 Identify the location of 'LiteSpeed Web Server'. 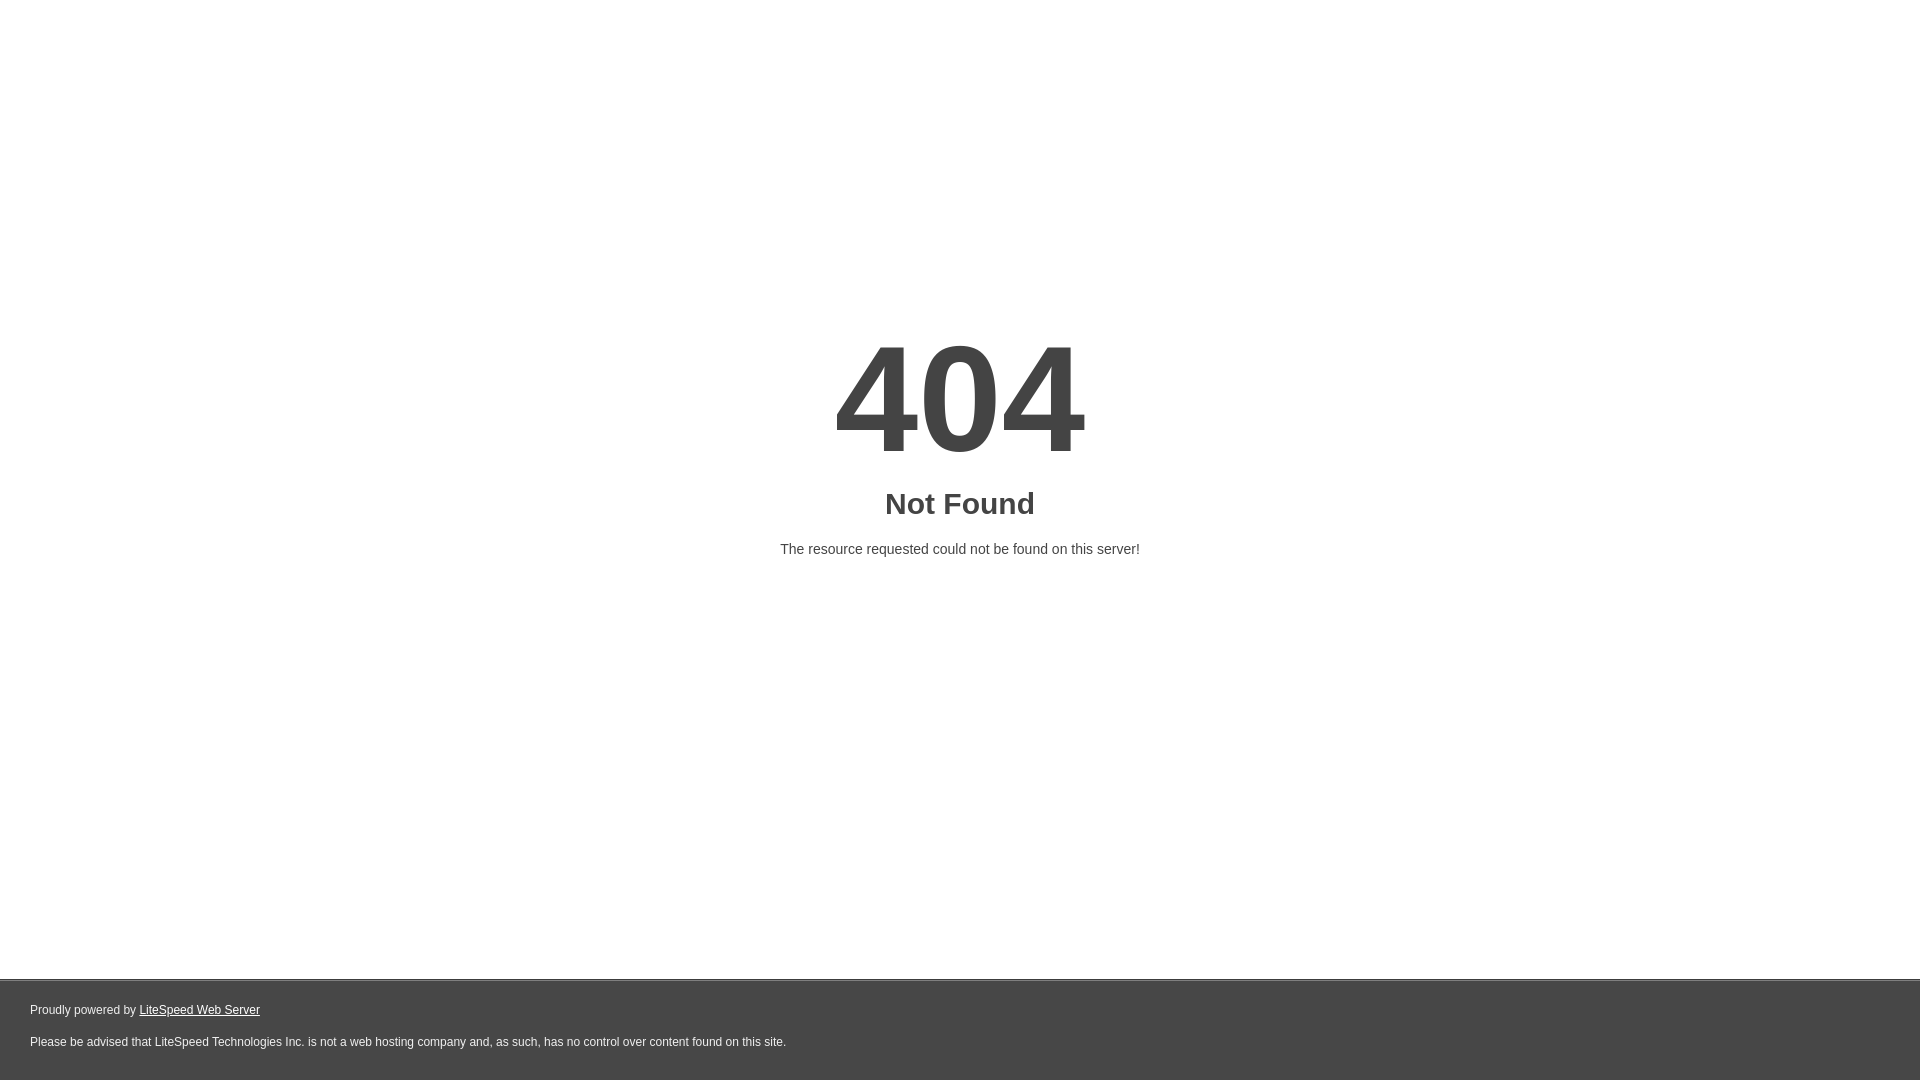
(199, 1010).